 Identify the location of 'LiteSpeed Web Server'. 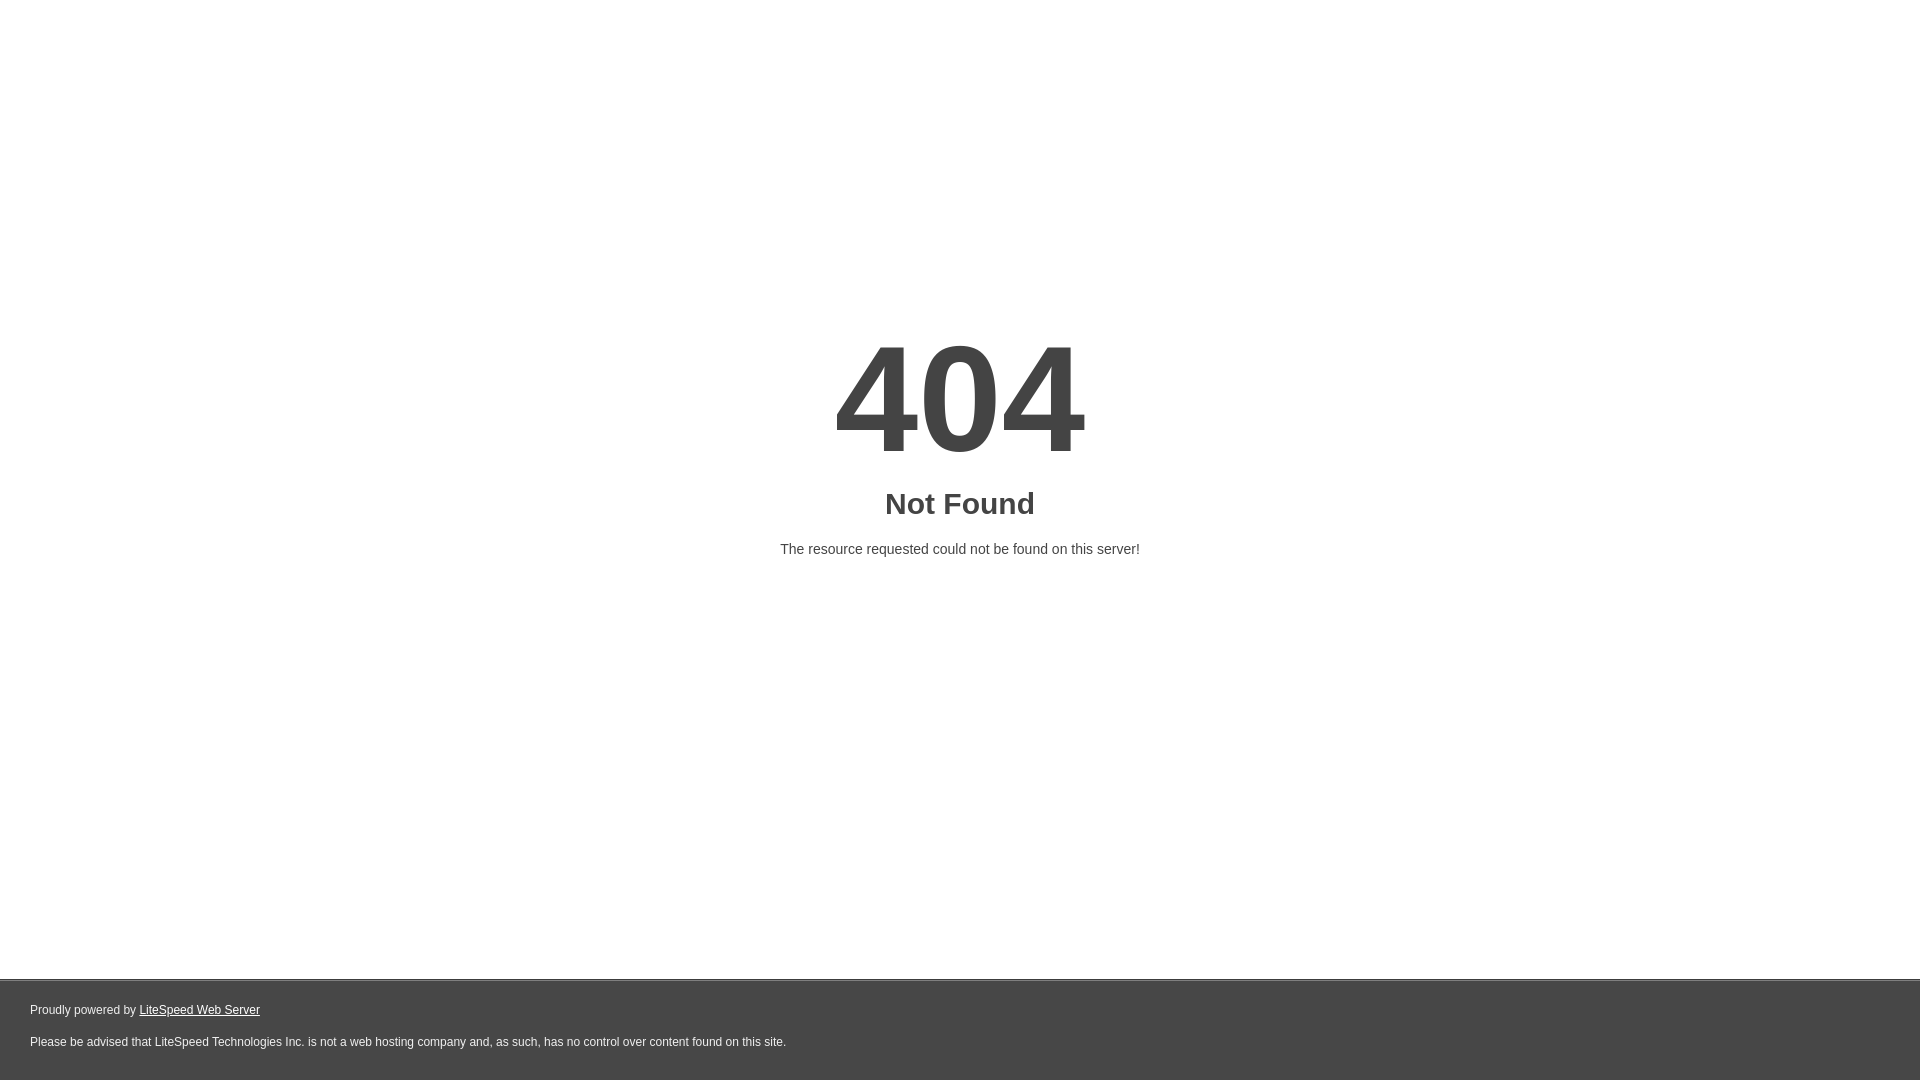
(199, 1010).